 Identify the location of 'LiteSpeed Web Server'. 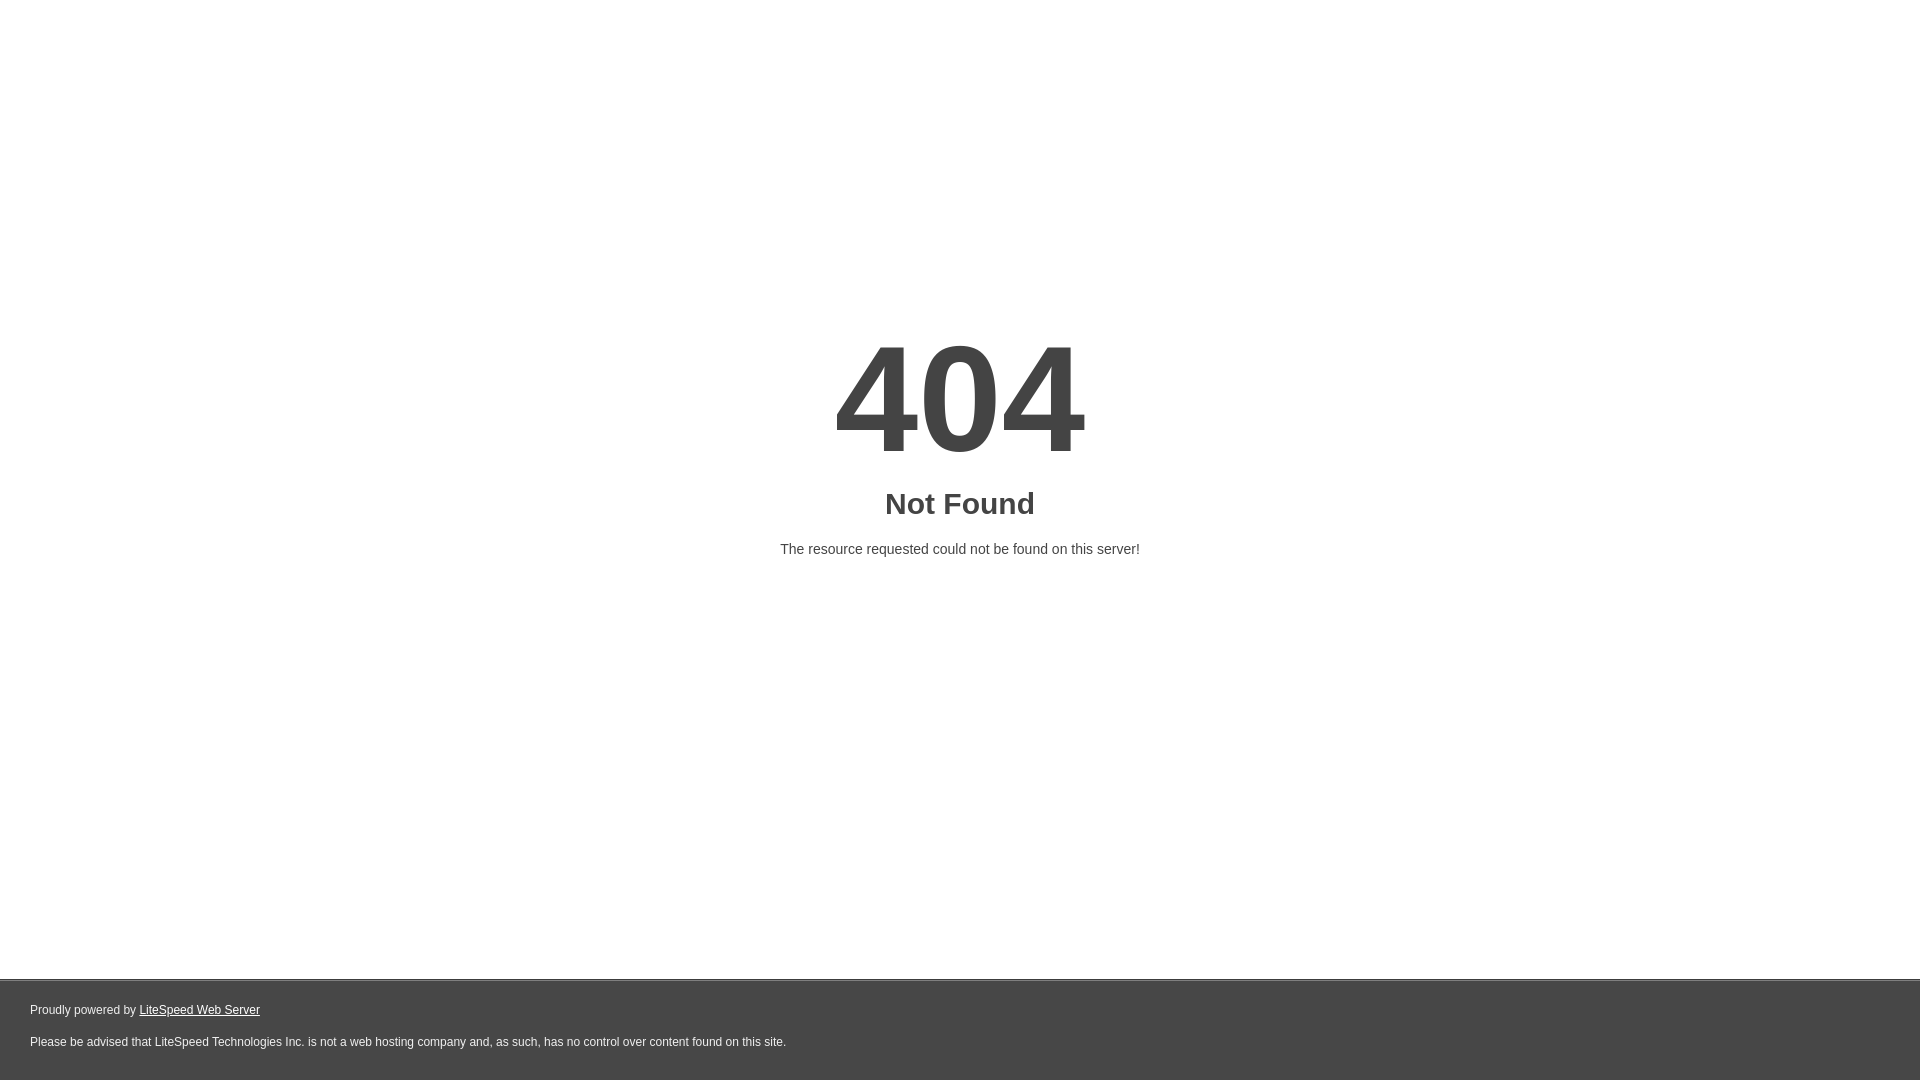
(199, 1010).